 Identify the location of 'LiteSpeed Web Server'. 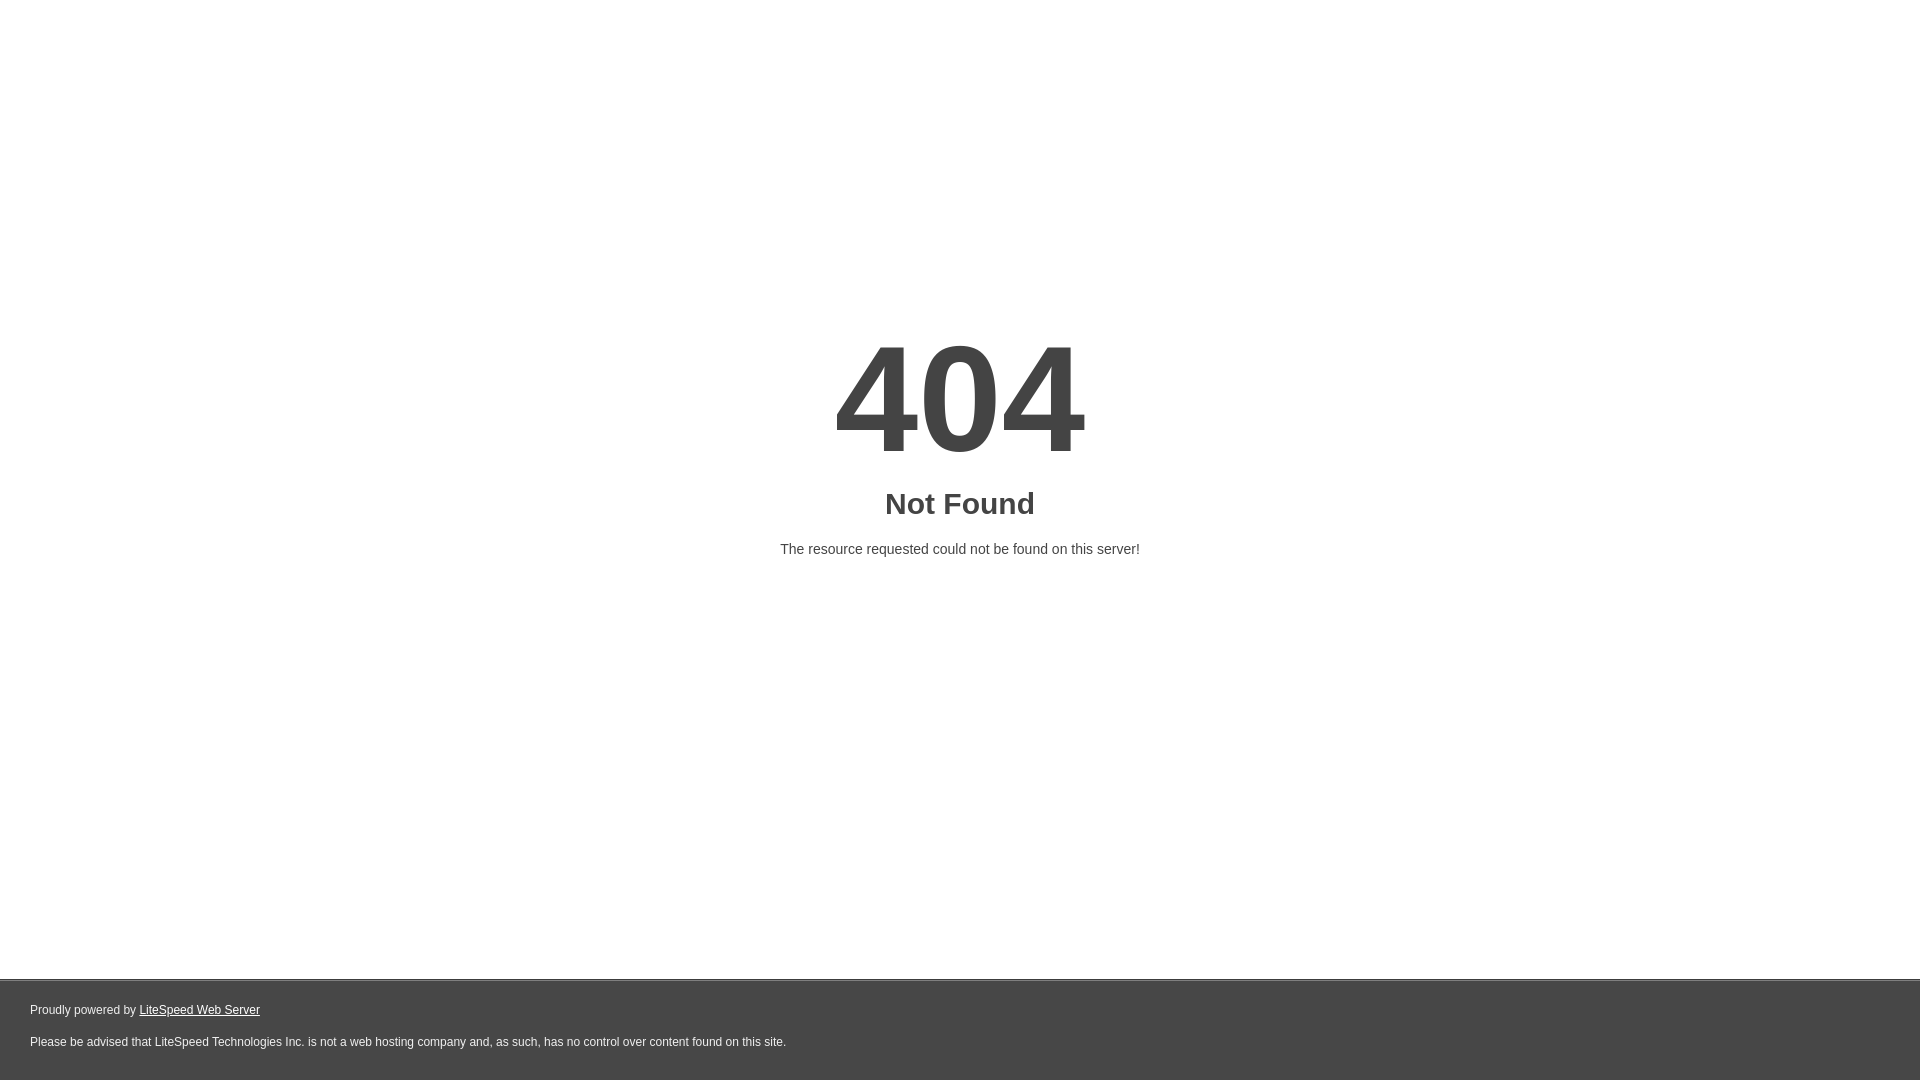
(199, 1010).